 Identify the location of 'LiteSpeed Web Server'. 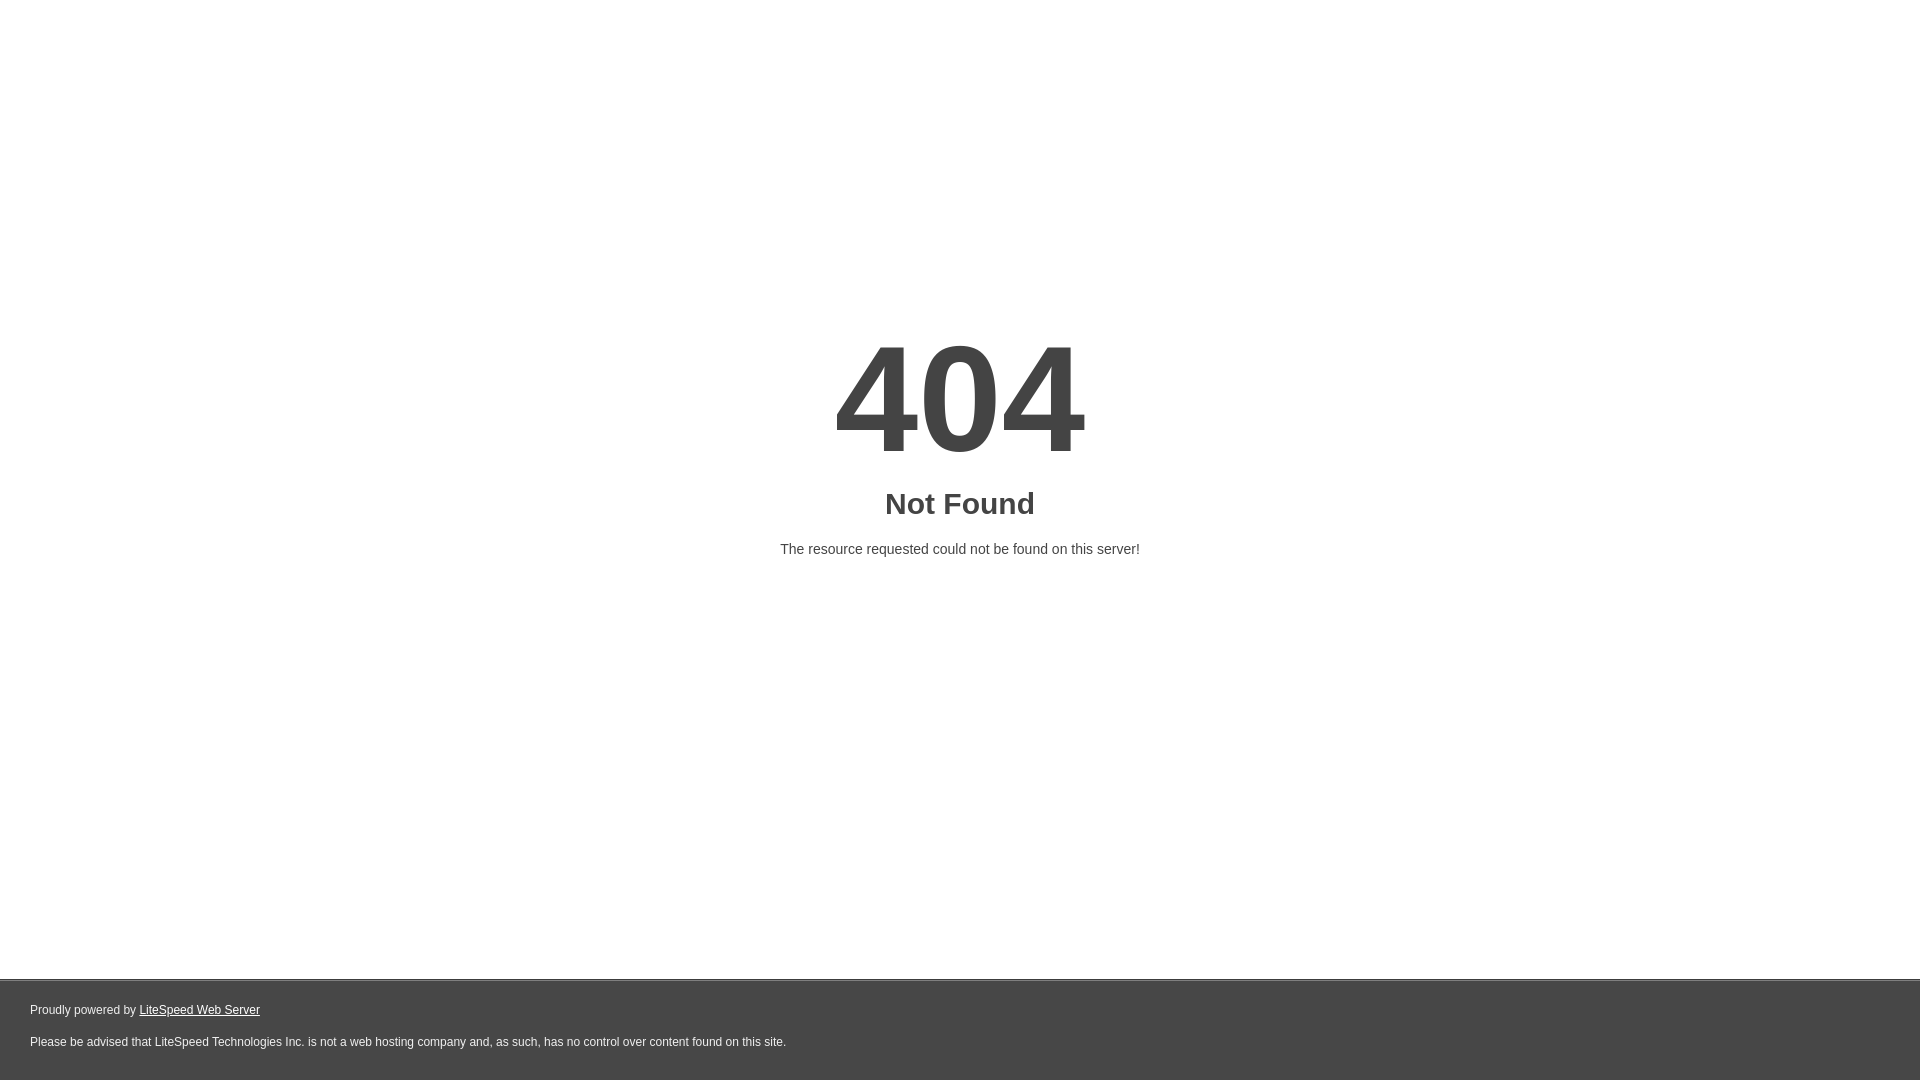
(199, 1010).